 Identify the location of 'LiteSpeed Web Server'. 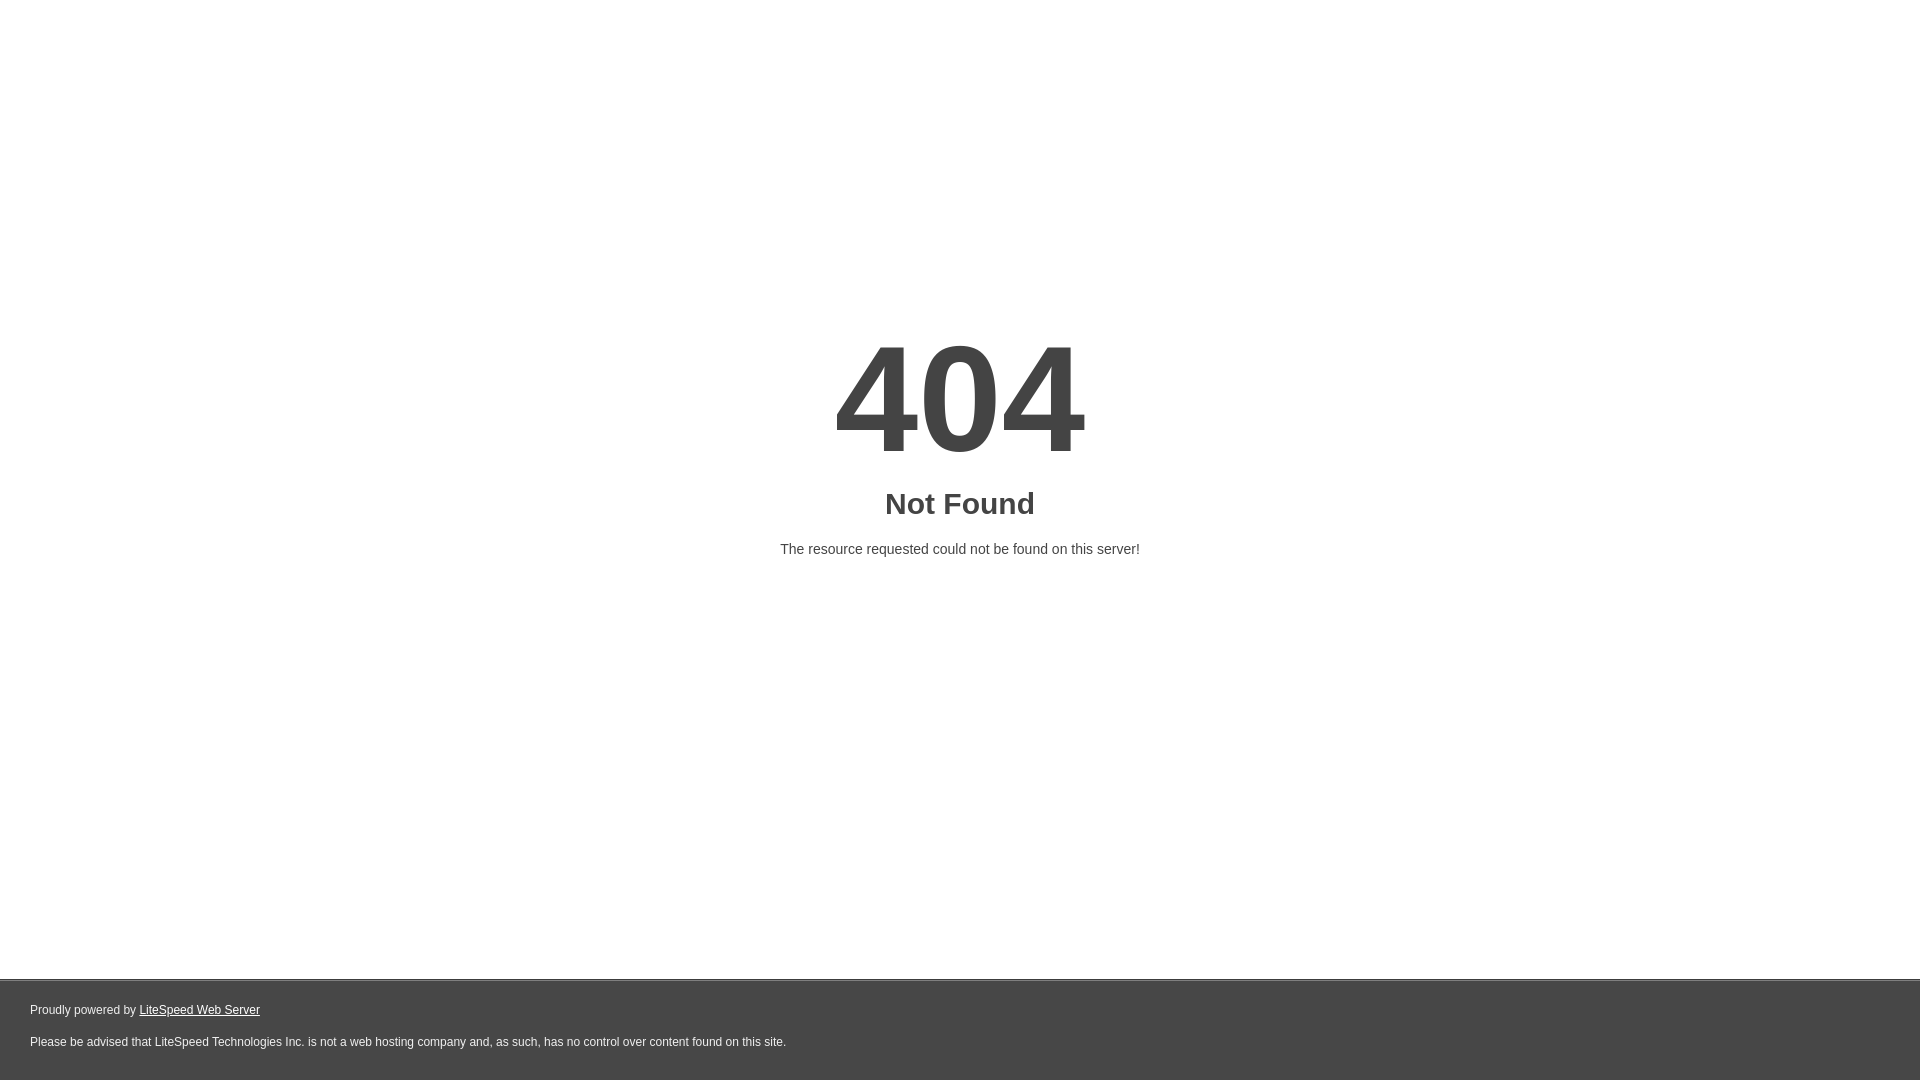
(199, 1010).